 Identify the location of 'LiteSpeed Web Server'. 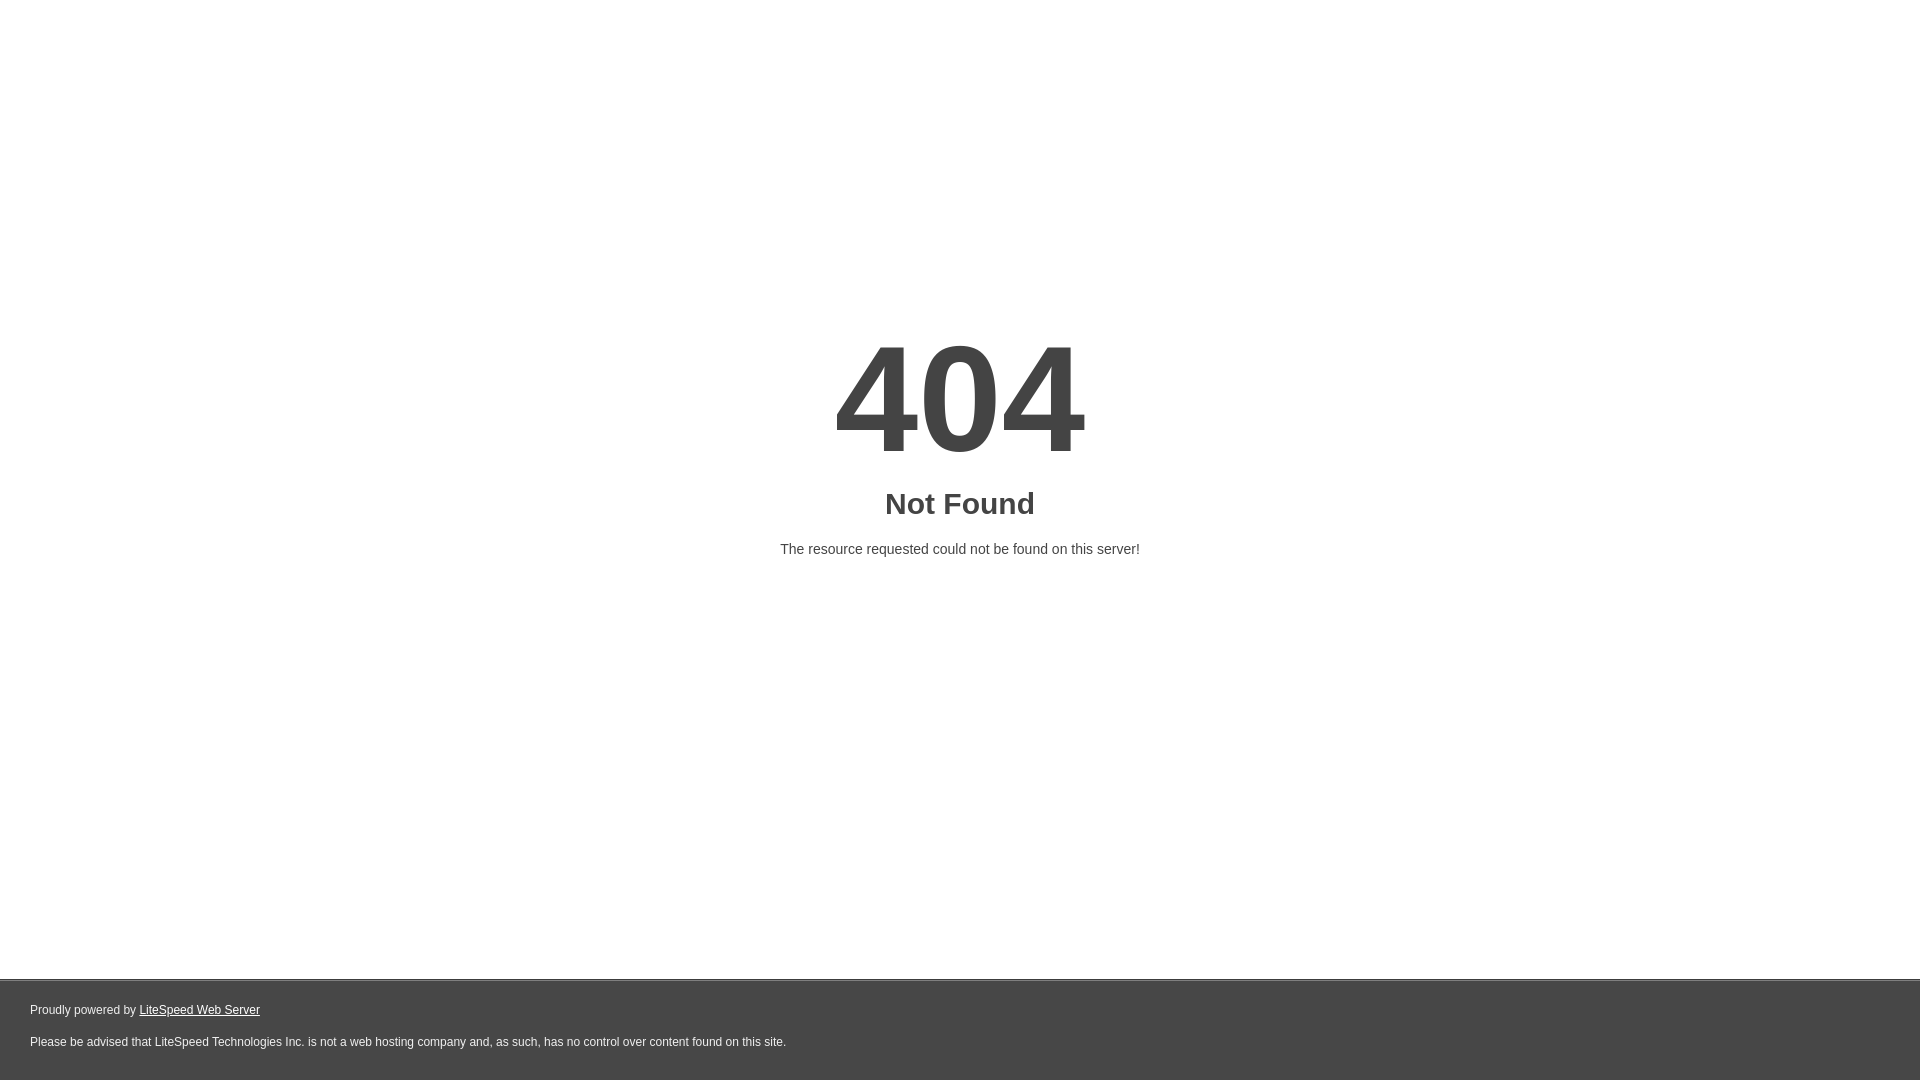
(199, 1010).